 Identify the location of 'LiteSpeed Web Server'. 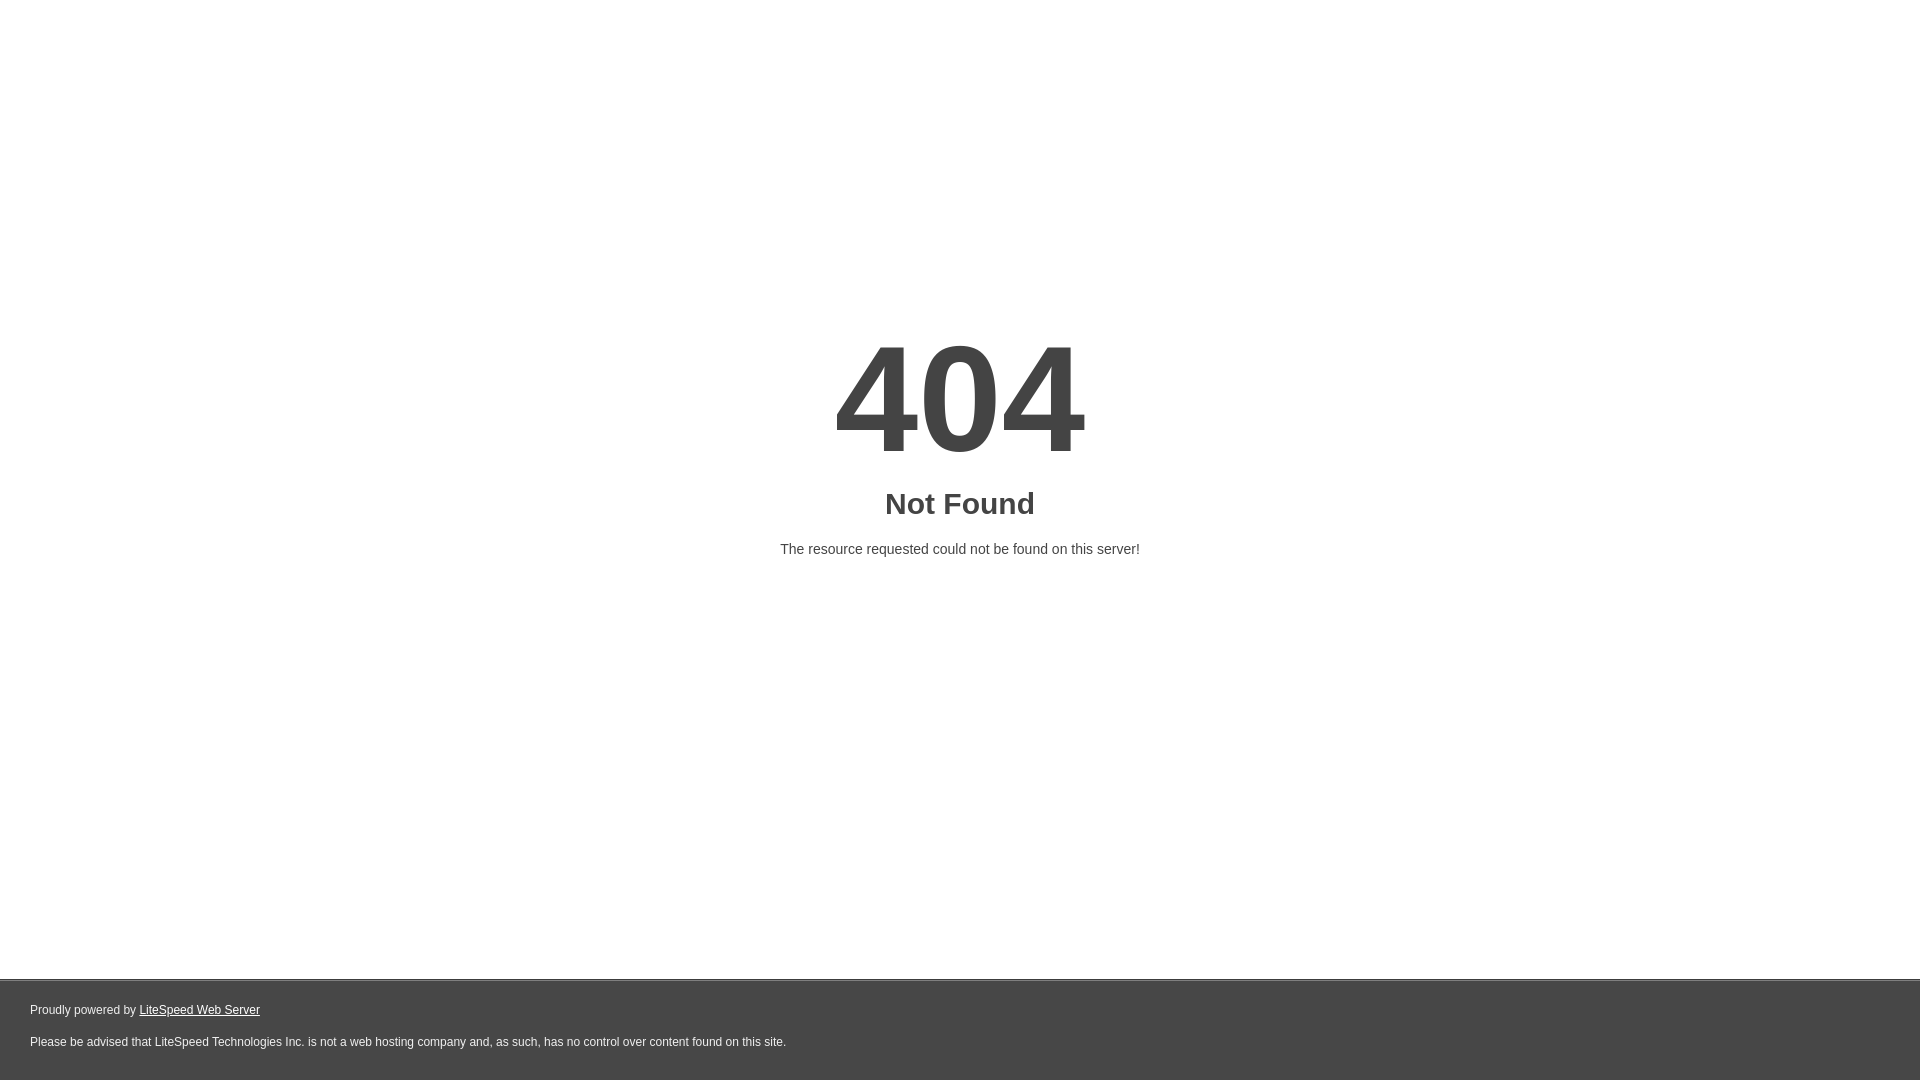
(199, 1010).